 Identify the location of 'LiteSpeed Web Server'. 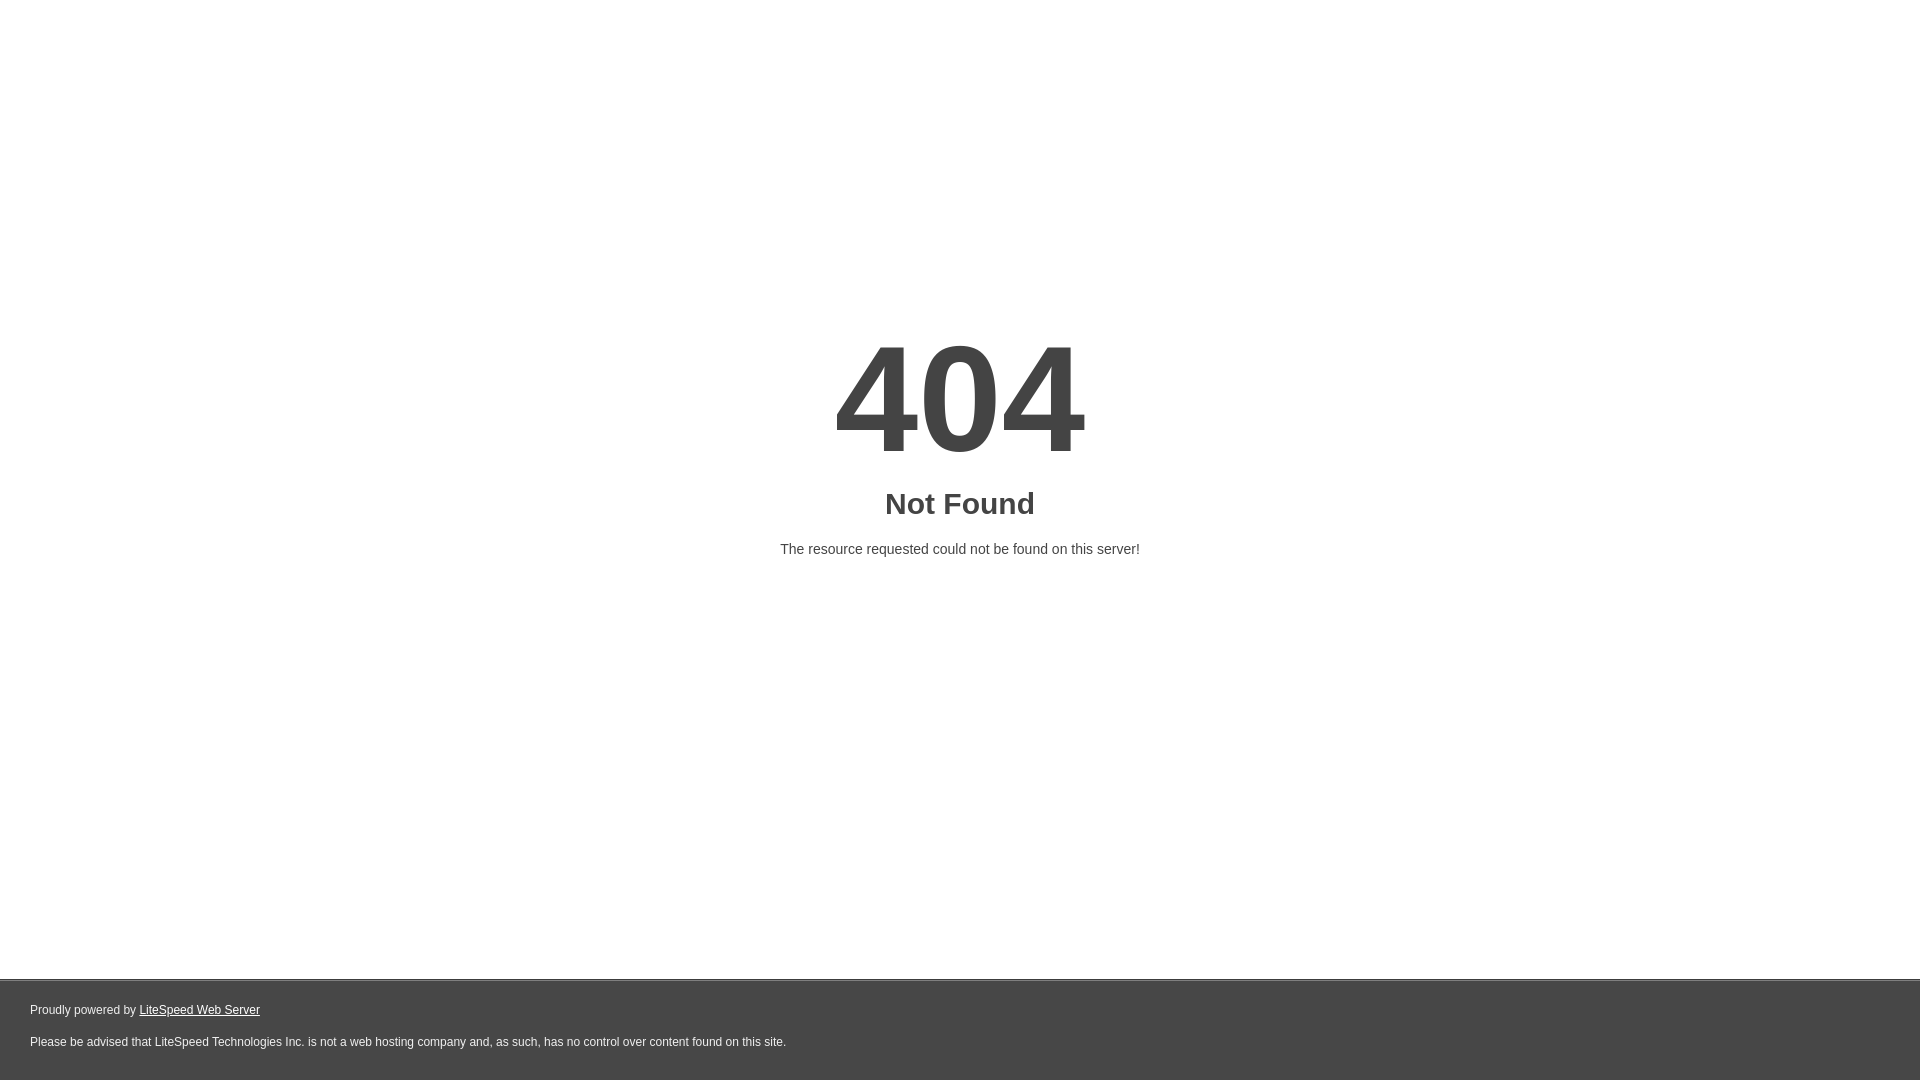
(199, 1010).